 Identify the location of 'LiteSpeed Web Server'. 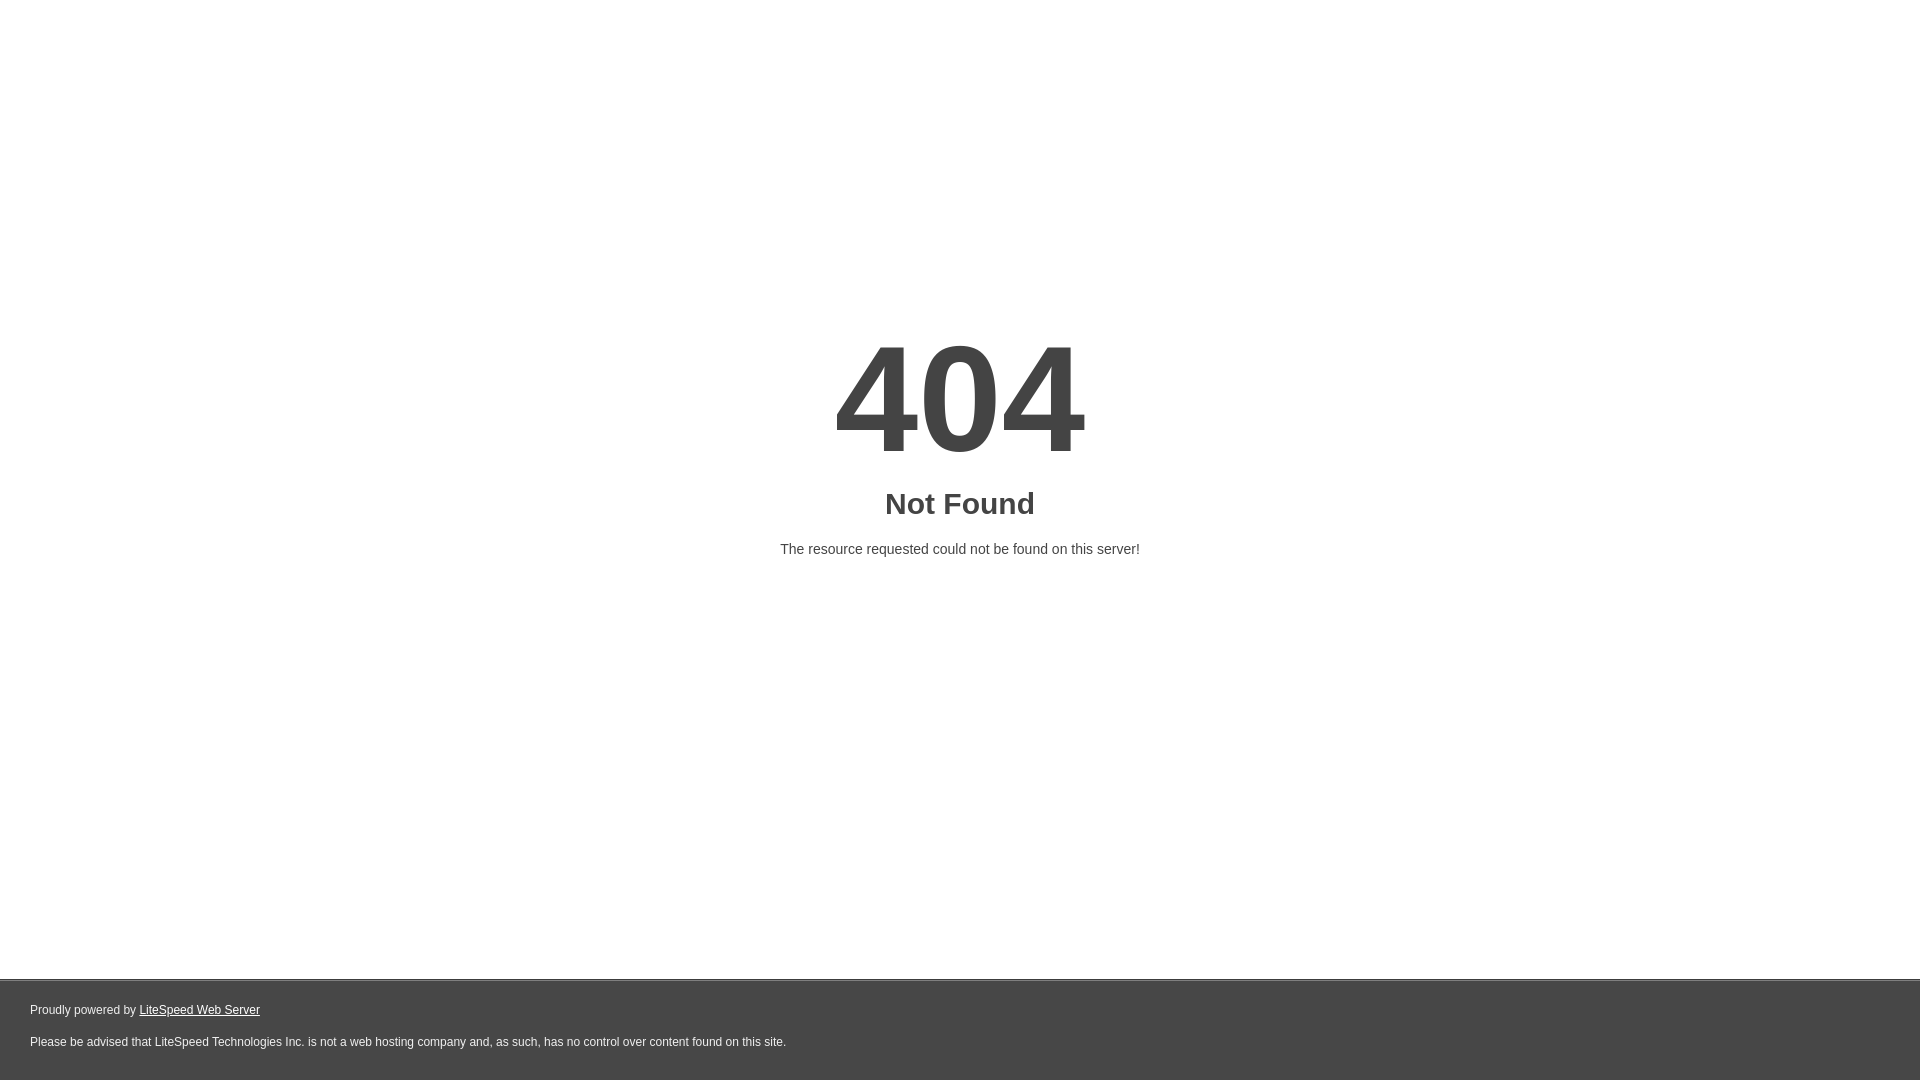
(199, 1010).